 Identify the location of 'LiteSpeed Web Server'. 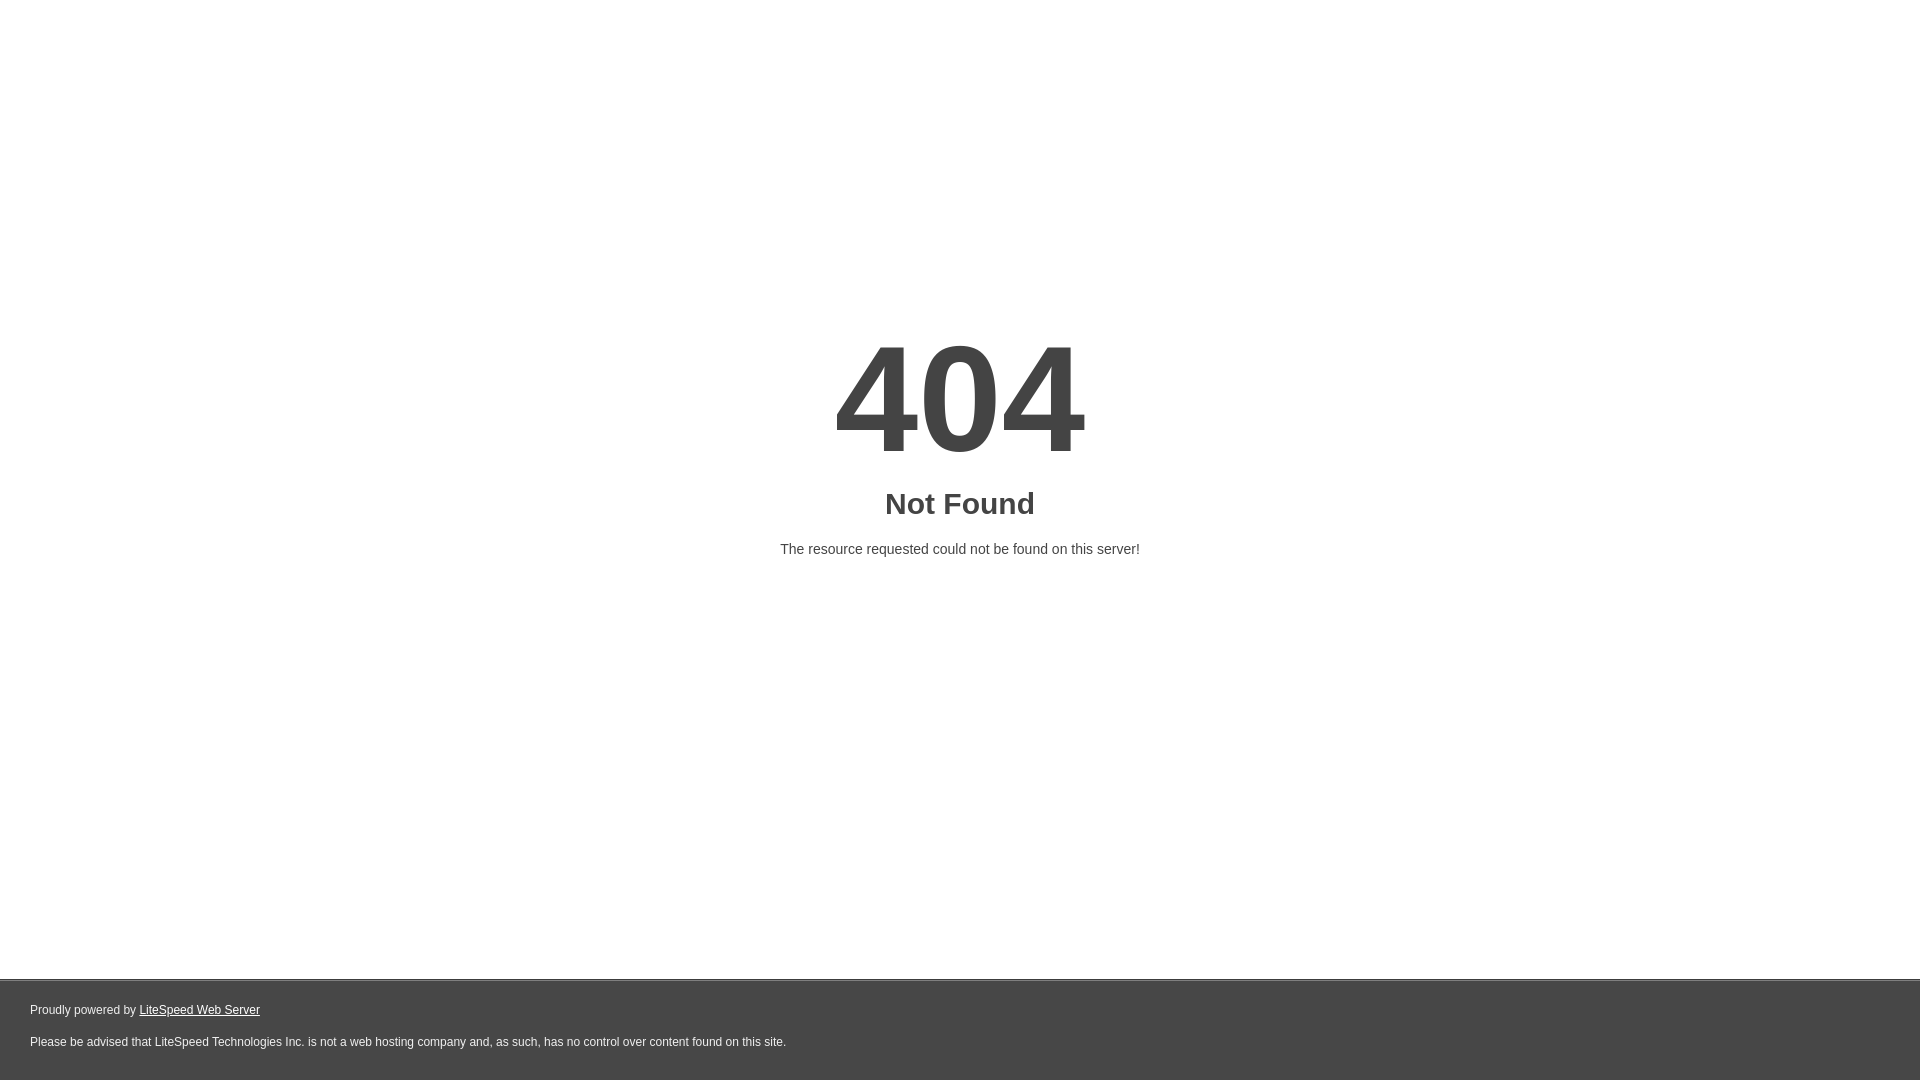
(199, 1010).